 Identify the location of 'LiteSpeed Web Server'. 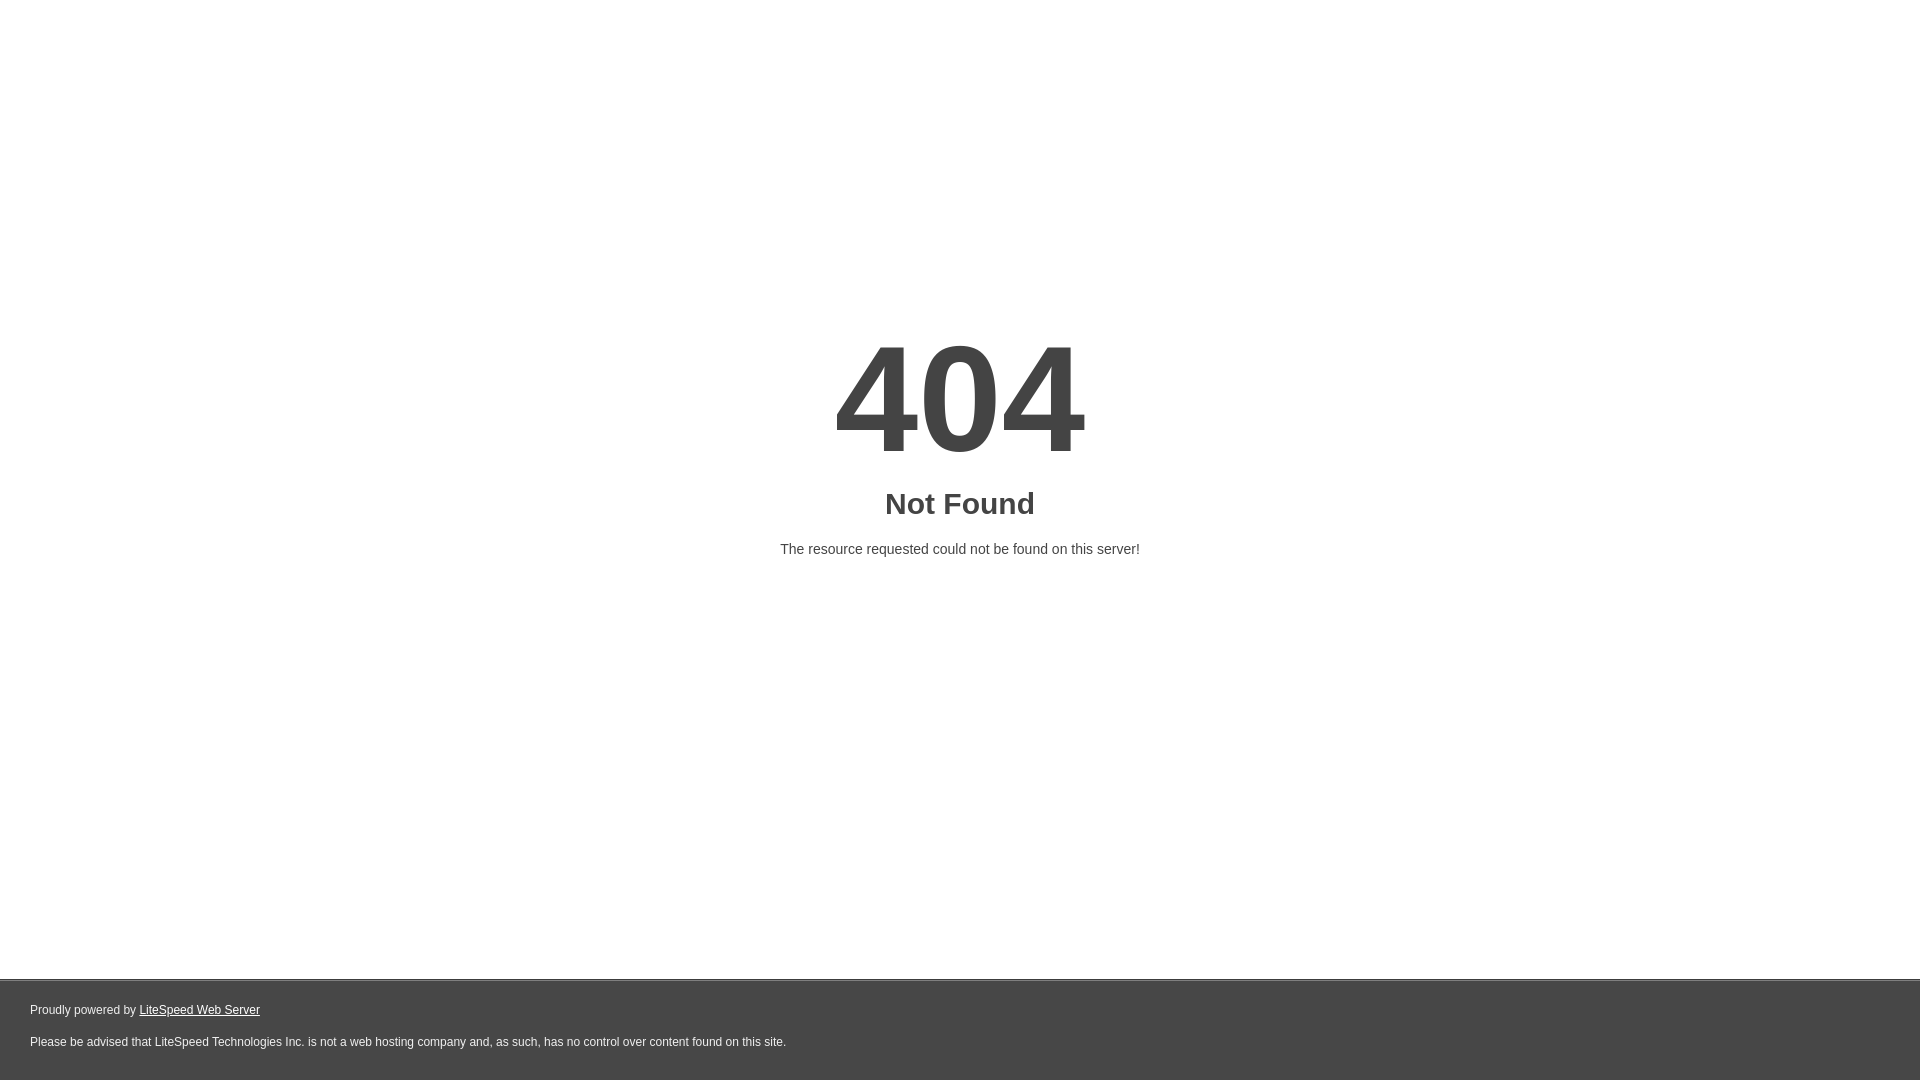
(199, 1010).